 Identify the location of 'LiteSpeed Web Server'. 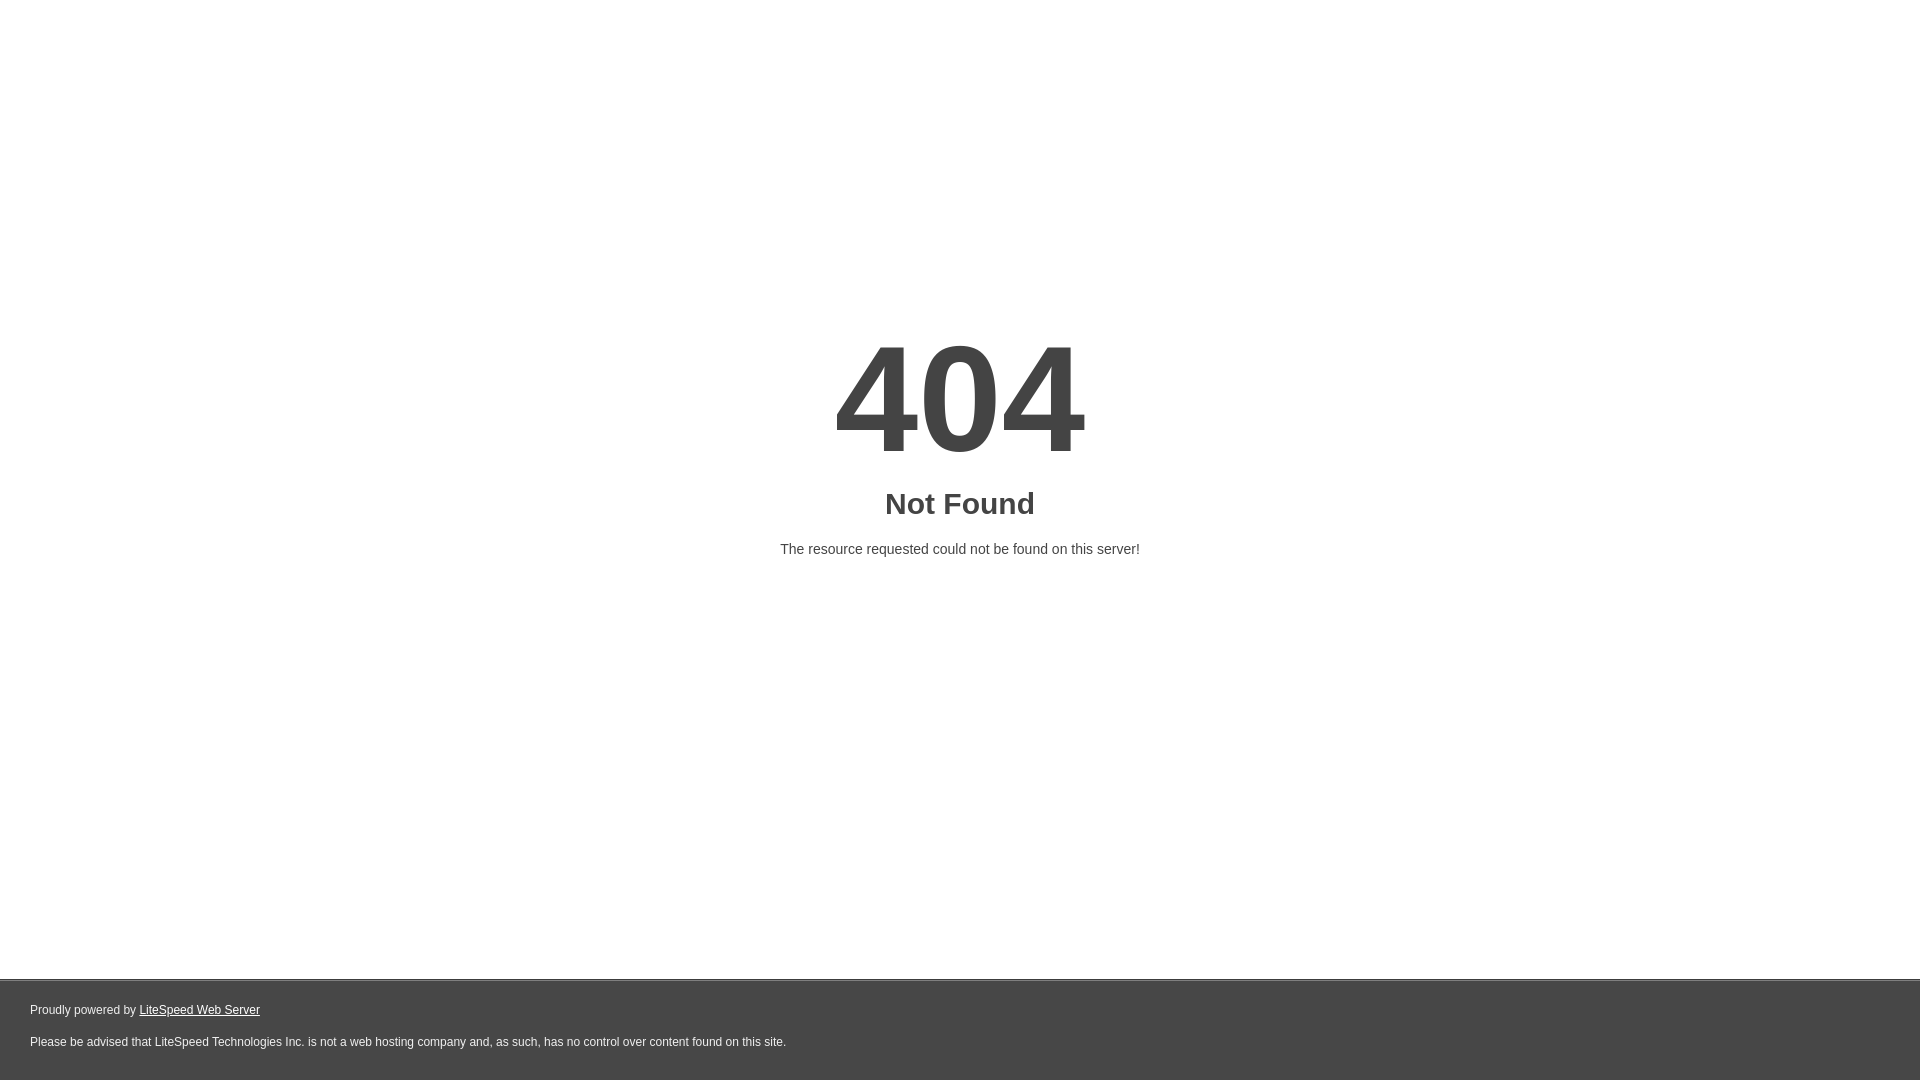
(199, 1010).